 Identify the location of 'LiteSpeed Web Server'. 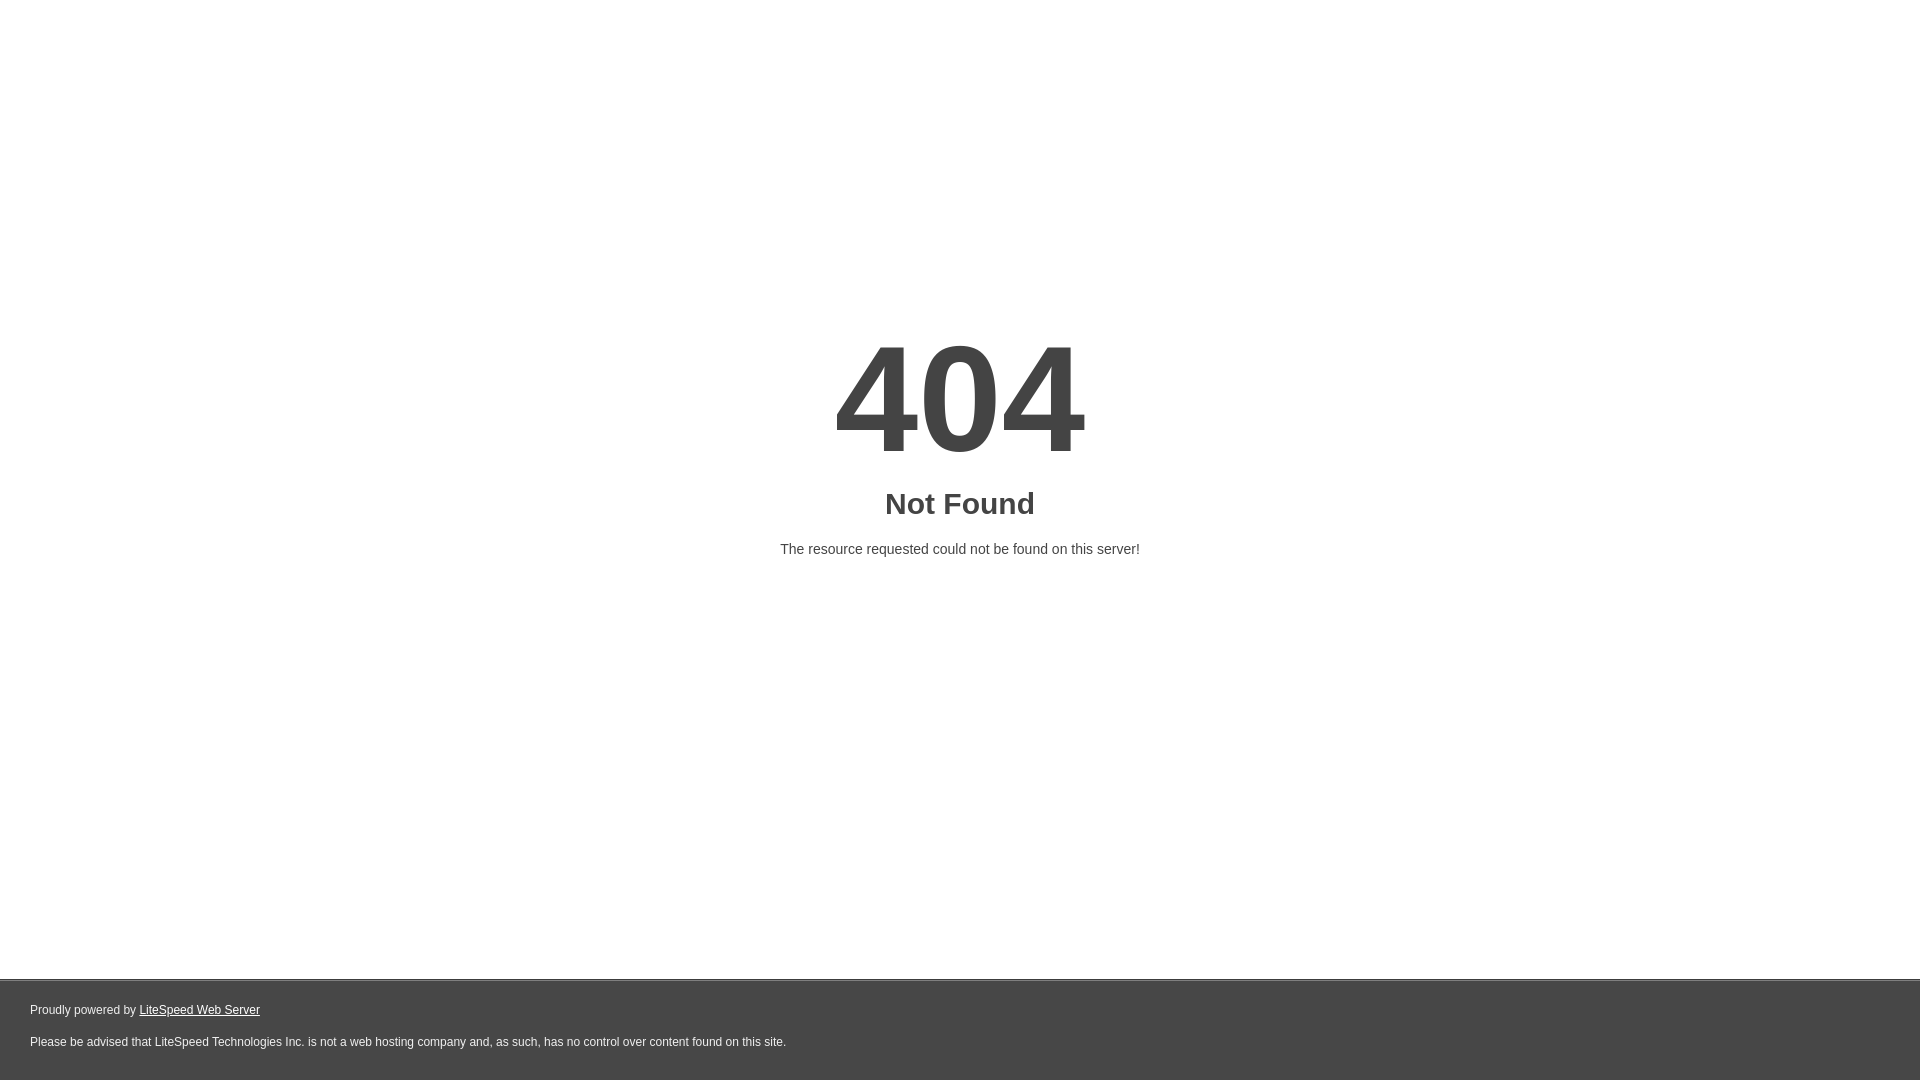
(199, 1010).